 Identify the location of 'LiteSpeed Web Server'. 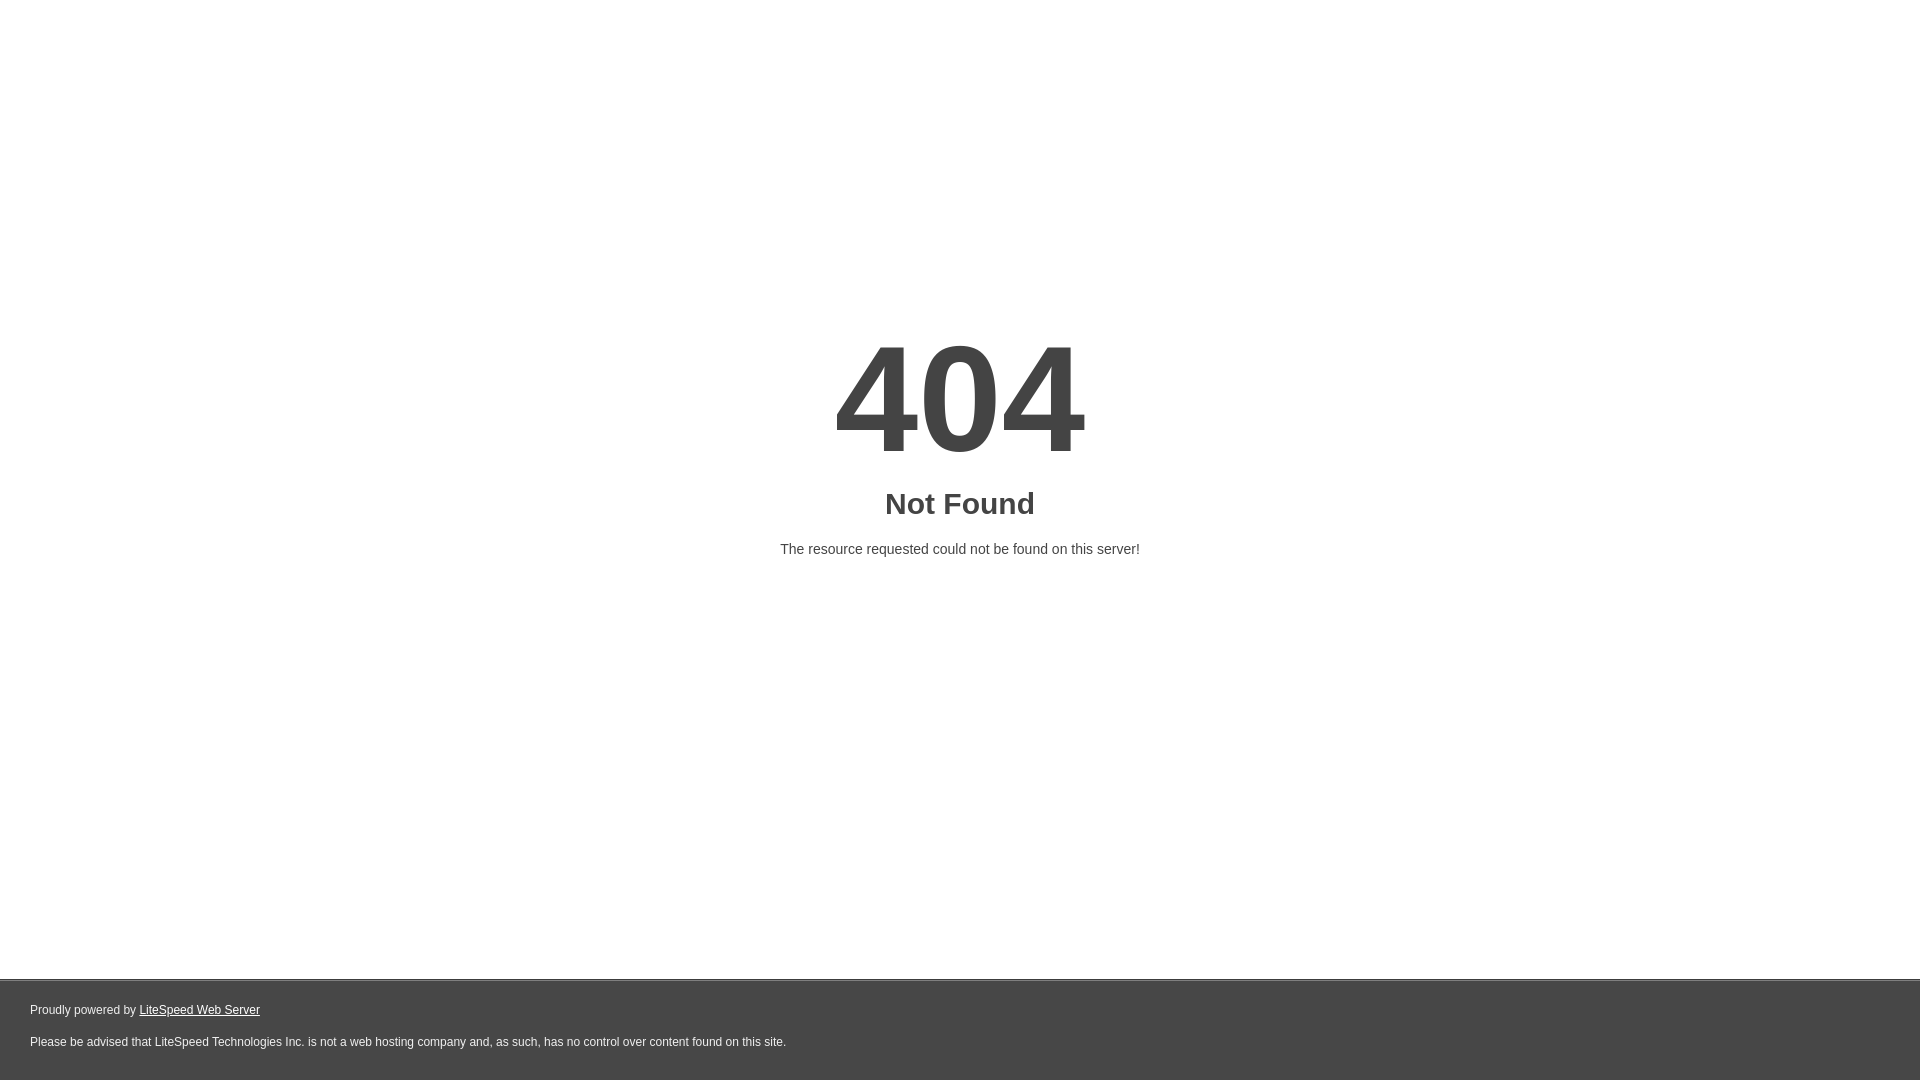
(199, 1010).